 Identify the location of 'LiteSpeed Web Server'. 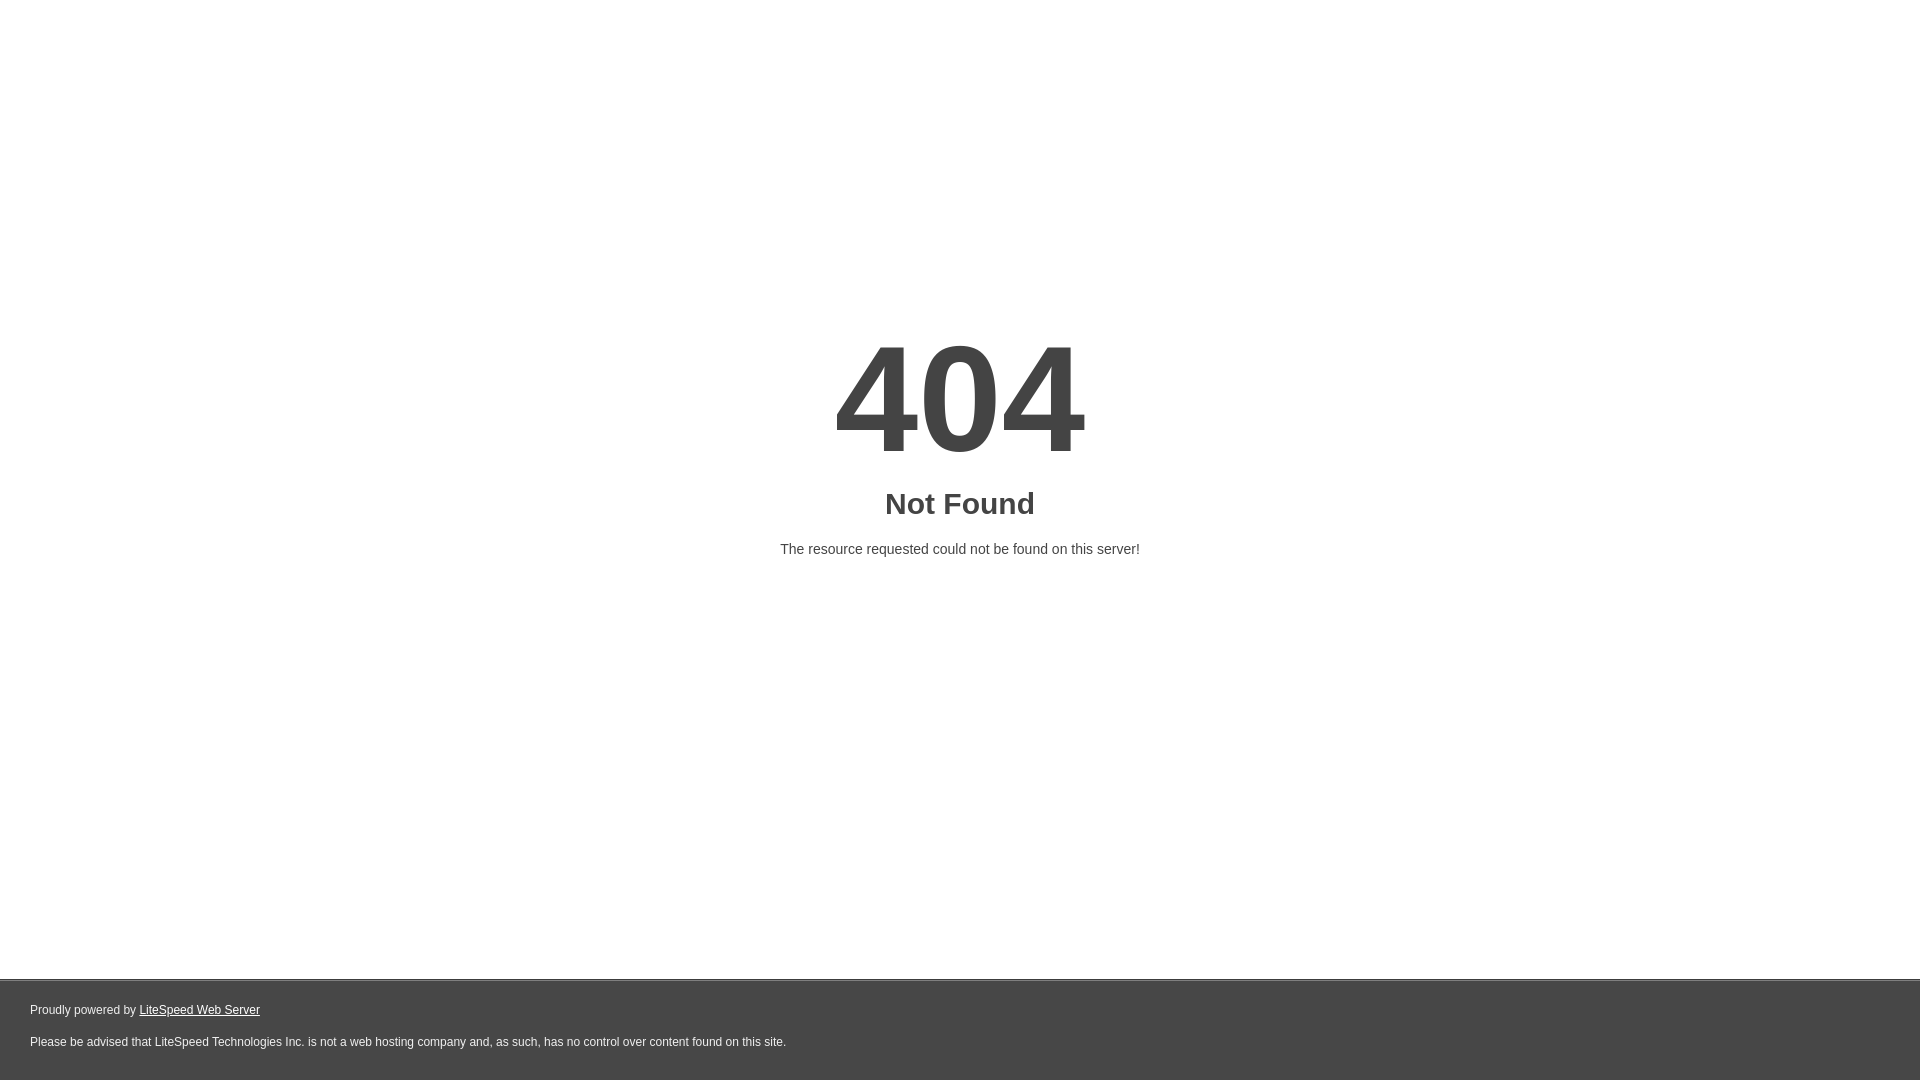
(199, 1010).